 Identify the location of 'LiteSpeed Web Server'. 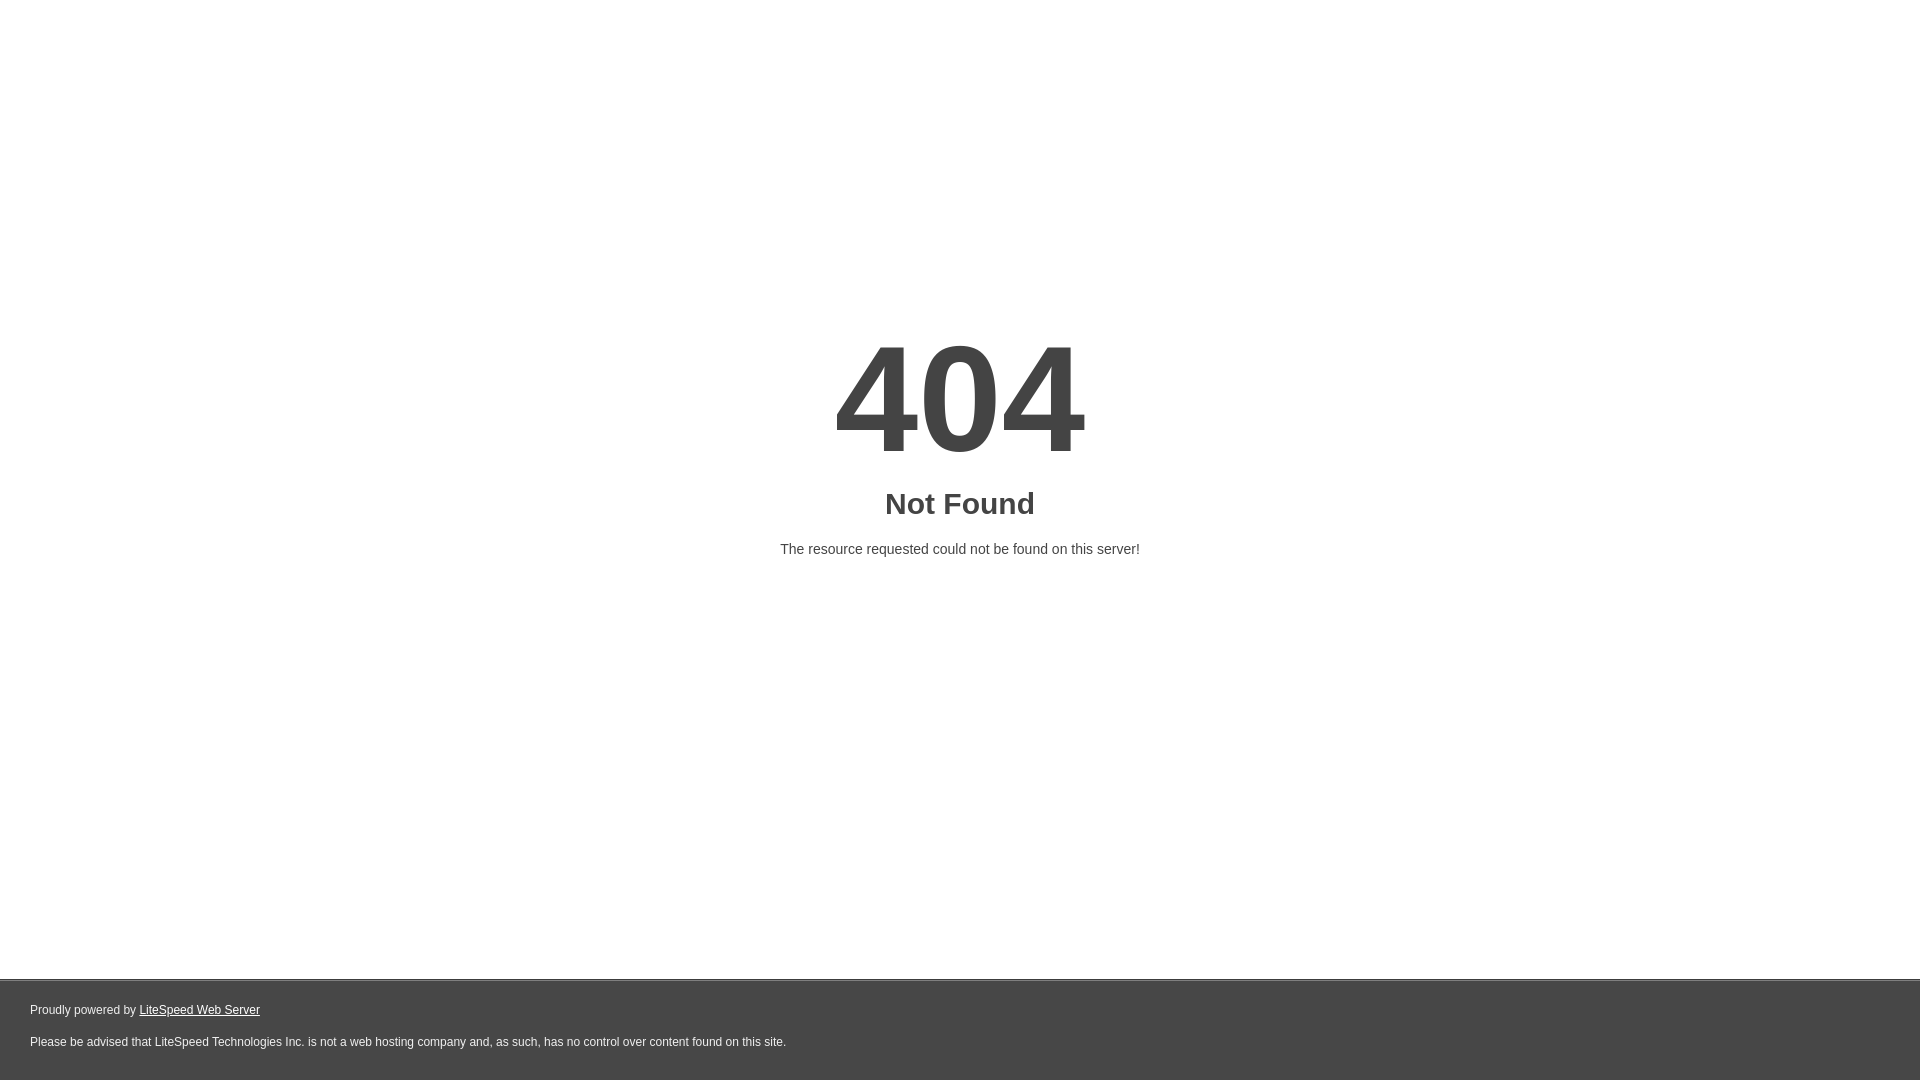
(199, 1010).